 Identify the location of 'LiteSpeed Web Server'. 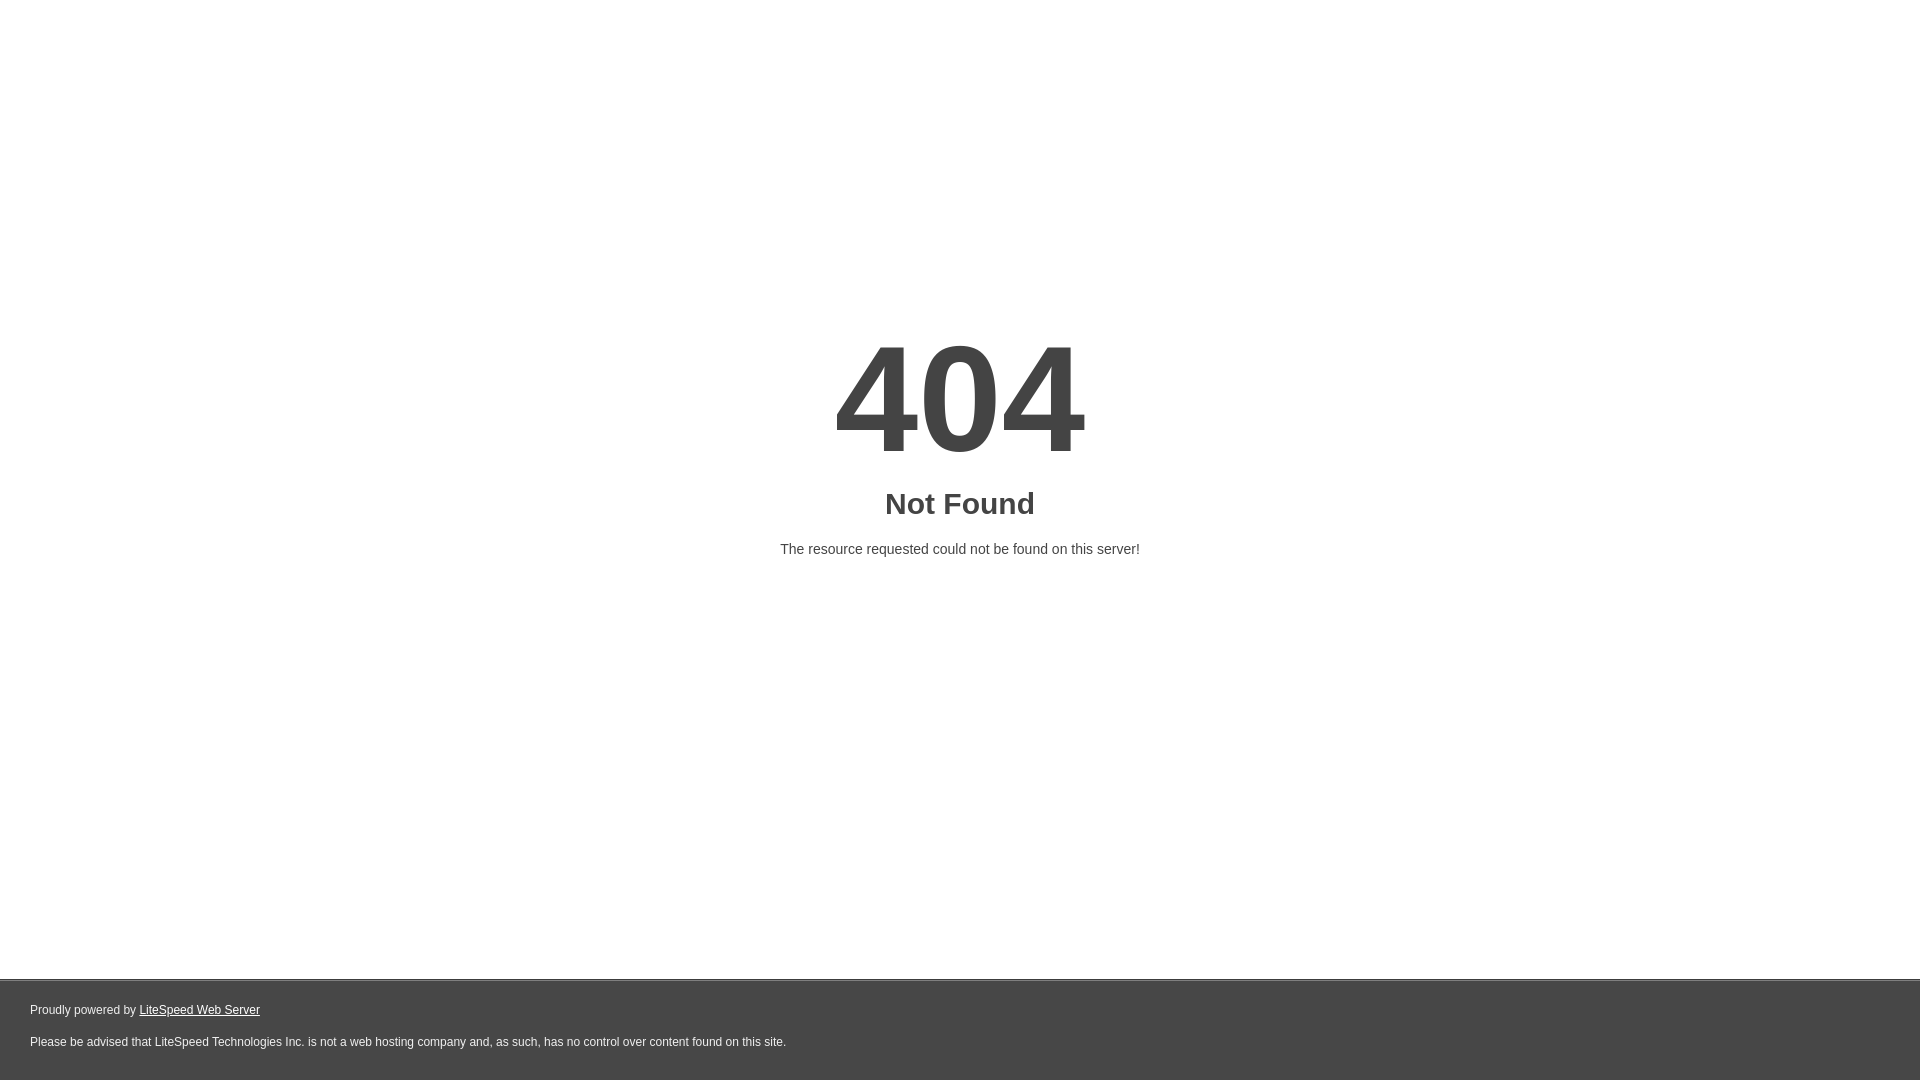
(199, 1010).